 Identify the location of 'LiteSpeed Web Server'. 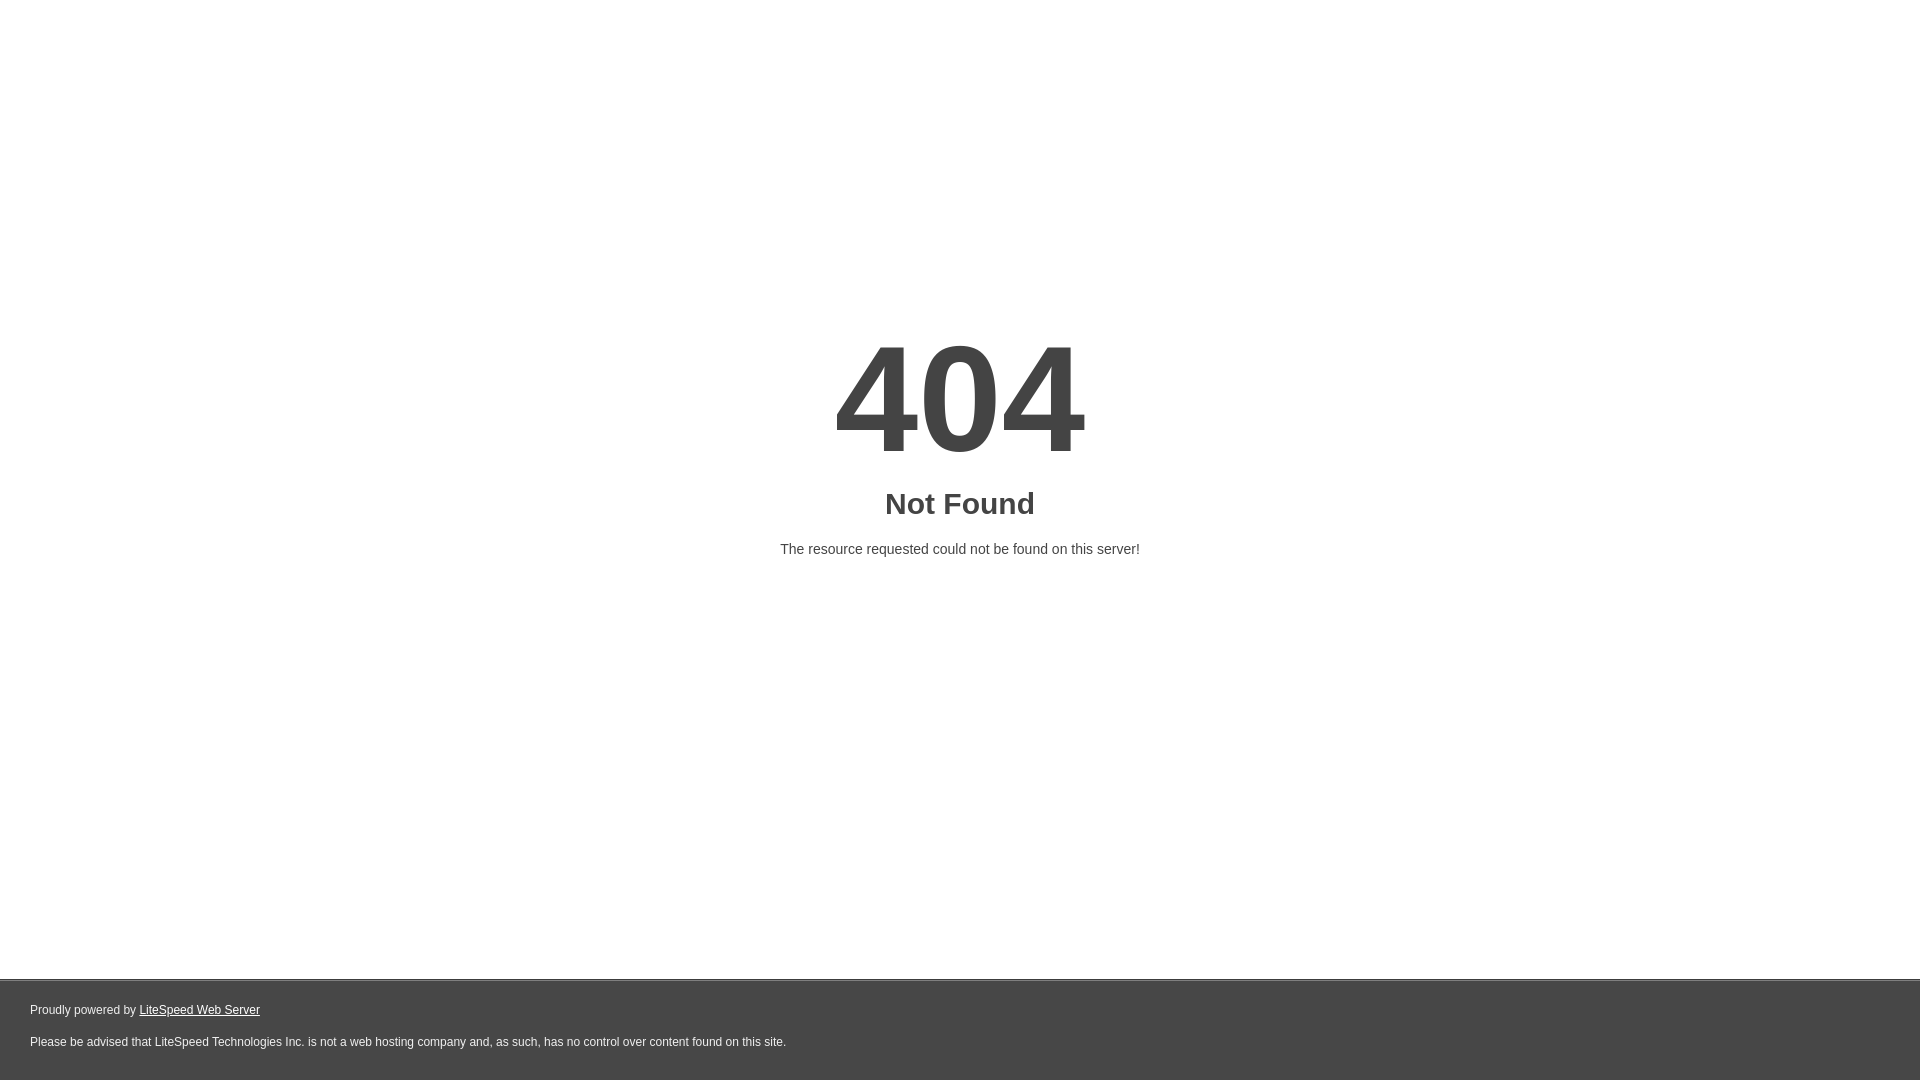
(199, 1010).